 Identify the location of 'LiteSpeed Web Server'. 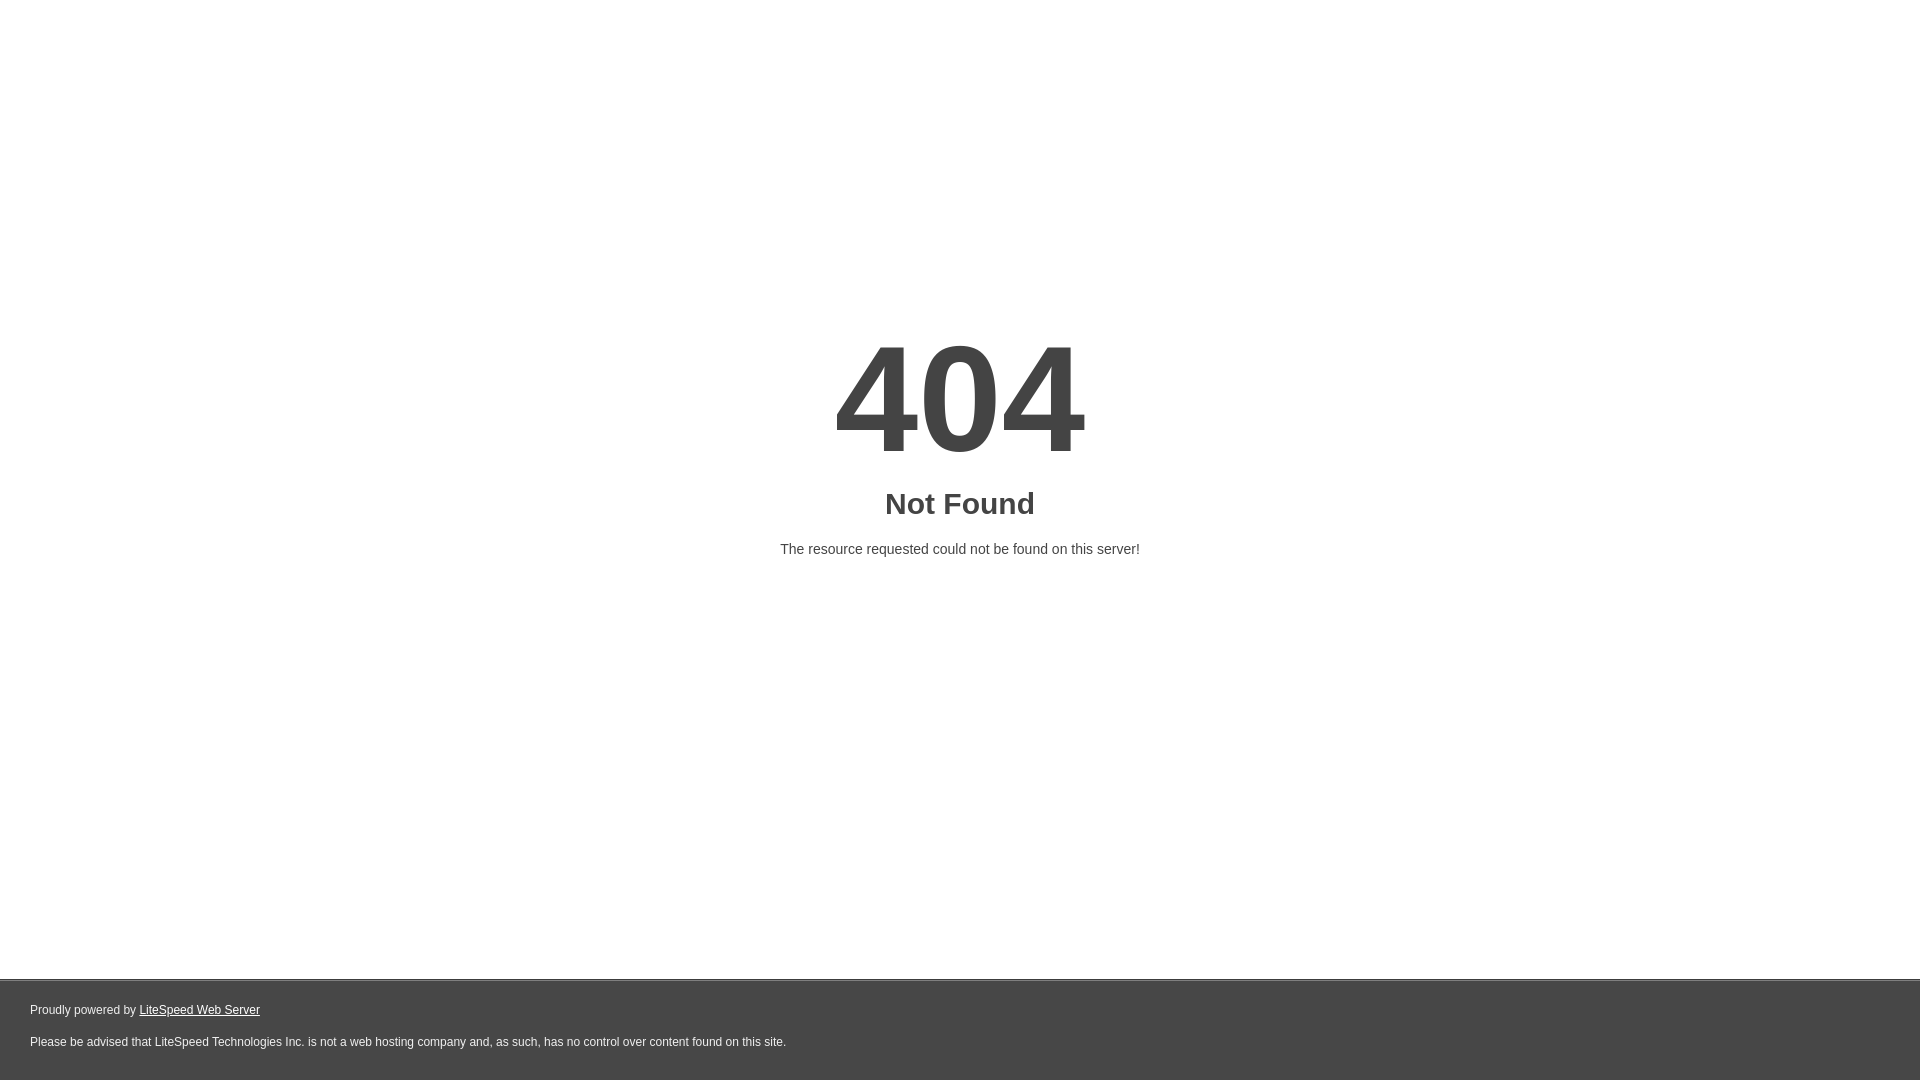
(199, 1010).